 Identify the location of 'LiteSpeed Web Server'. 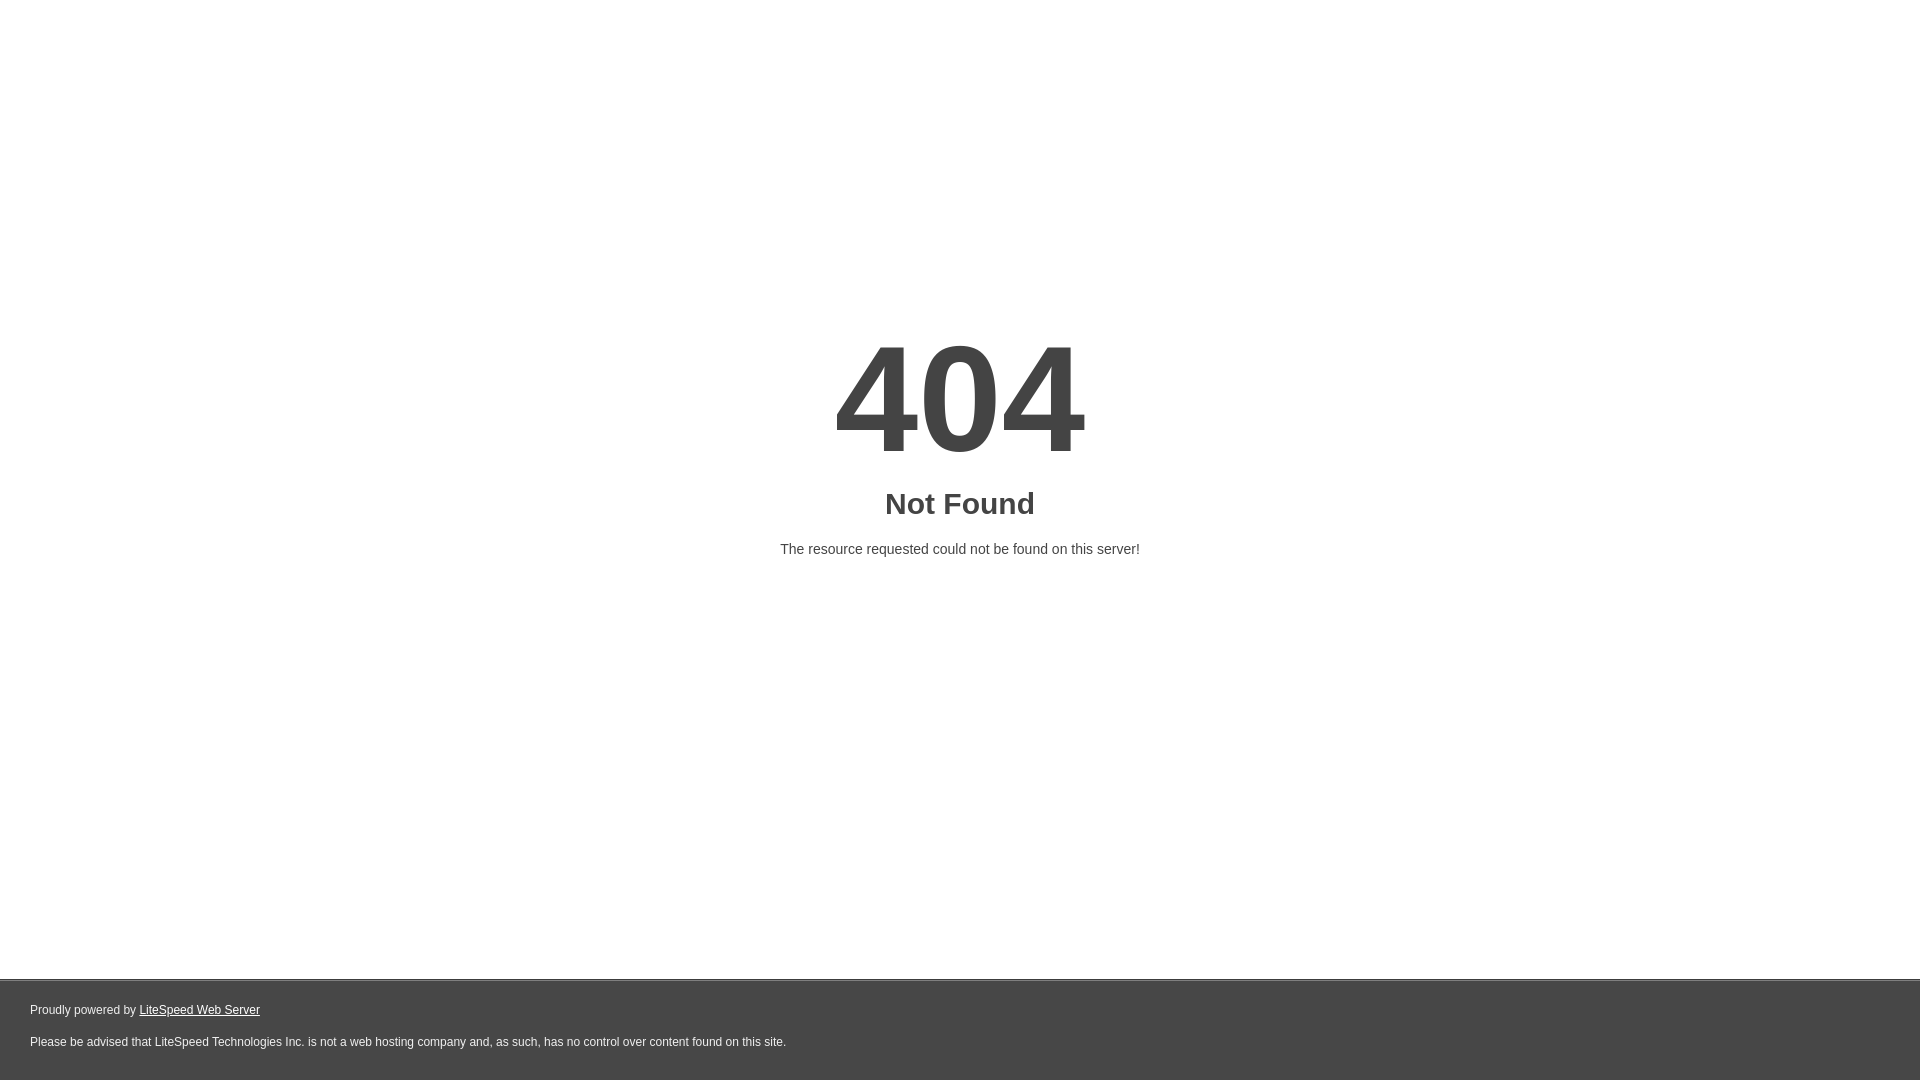
(199, 1010).